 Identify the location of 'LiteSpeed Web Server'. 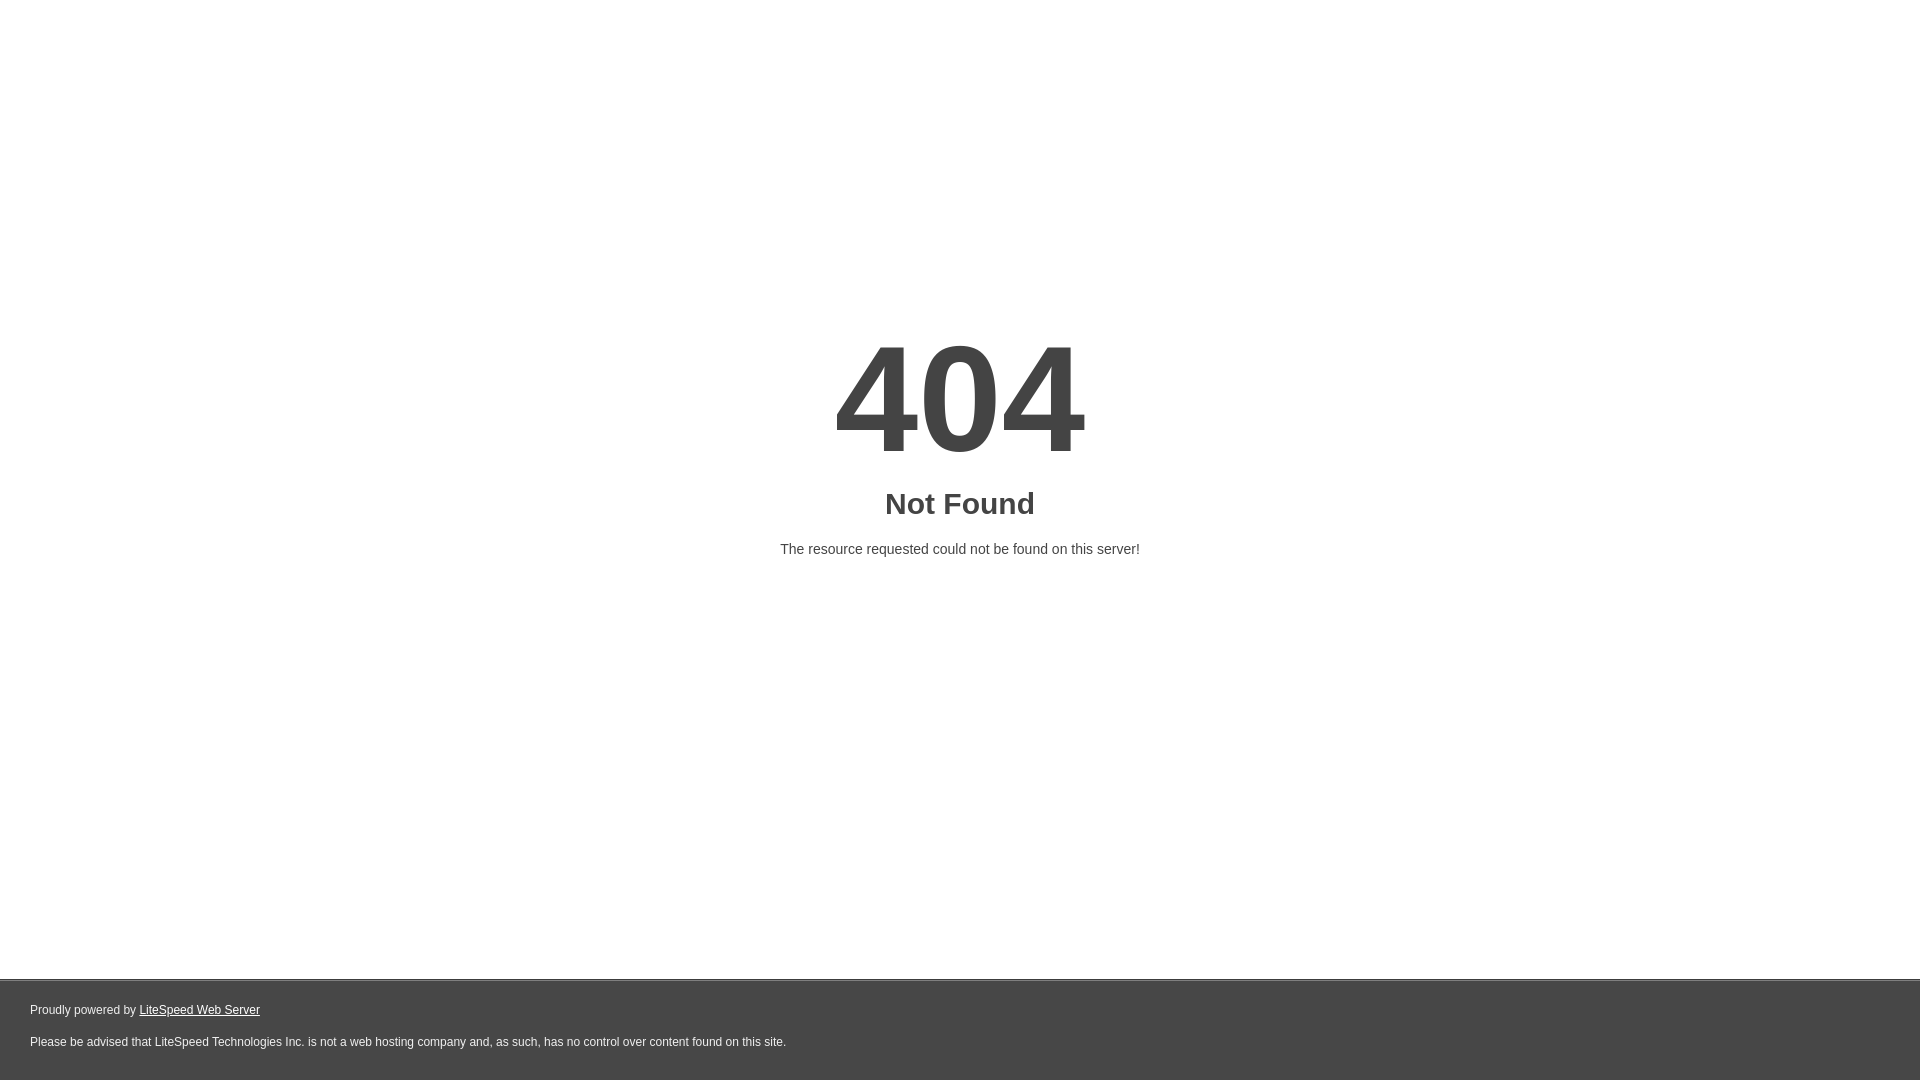
(199, 1010).